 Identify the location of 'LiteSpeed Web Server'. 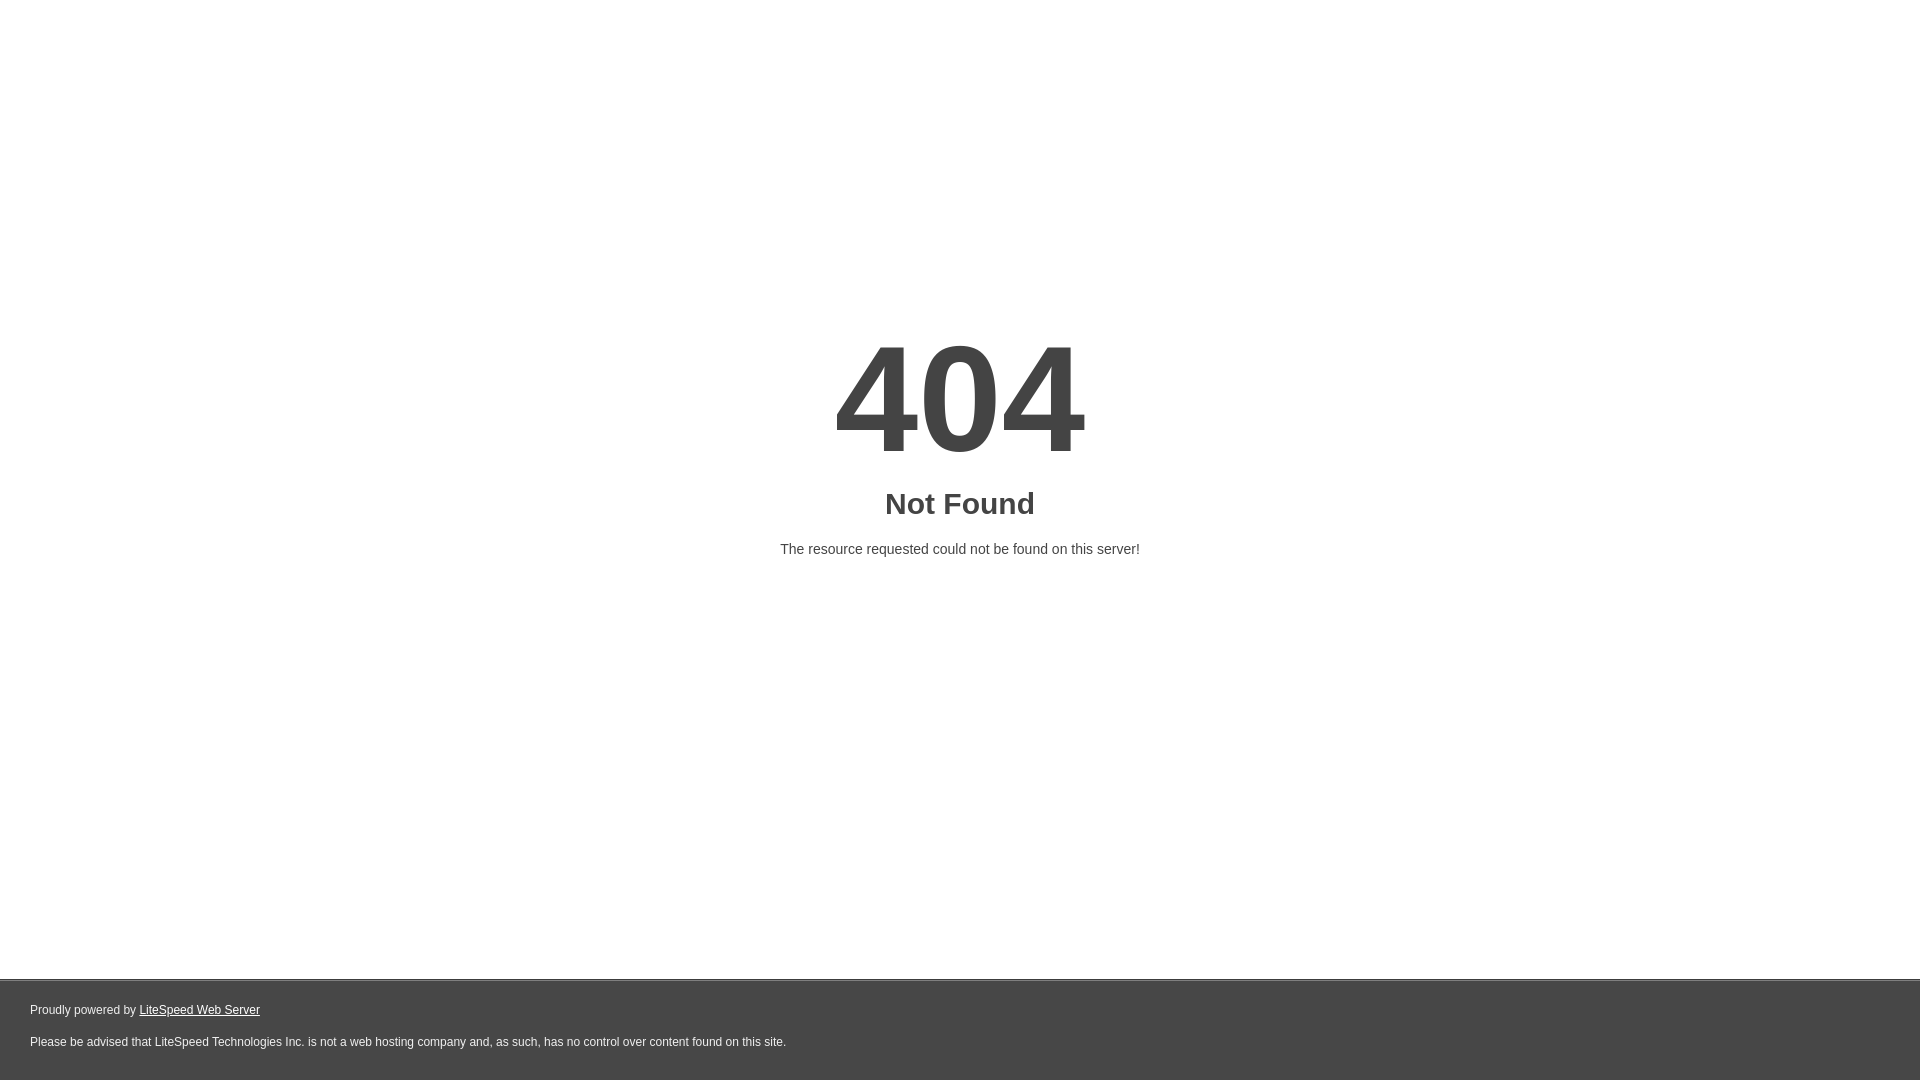
(199, 1010).